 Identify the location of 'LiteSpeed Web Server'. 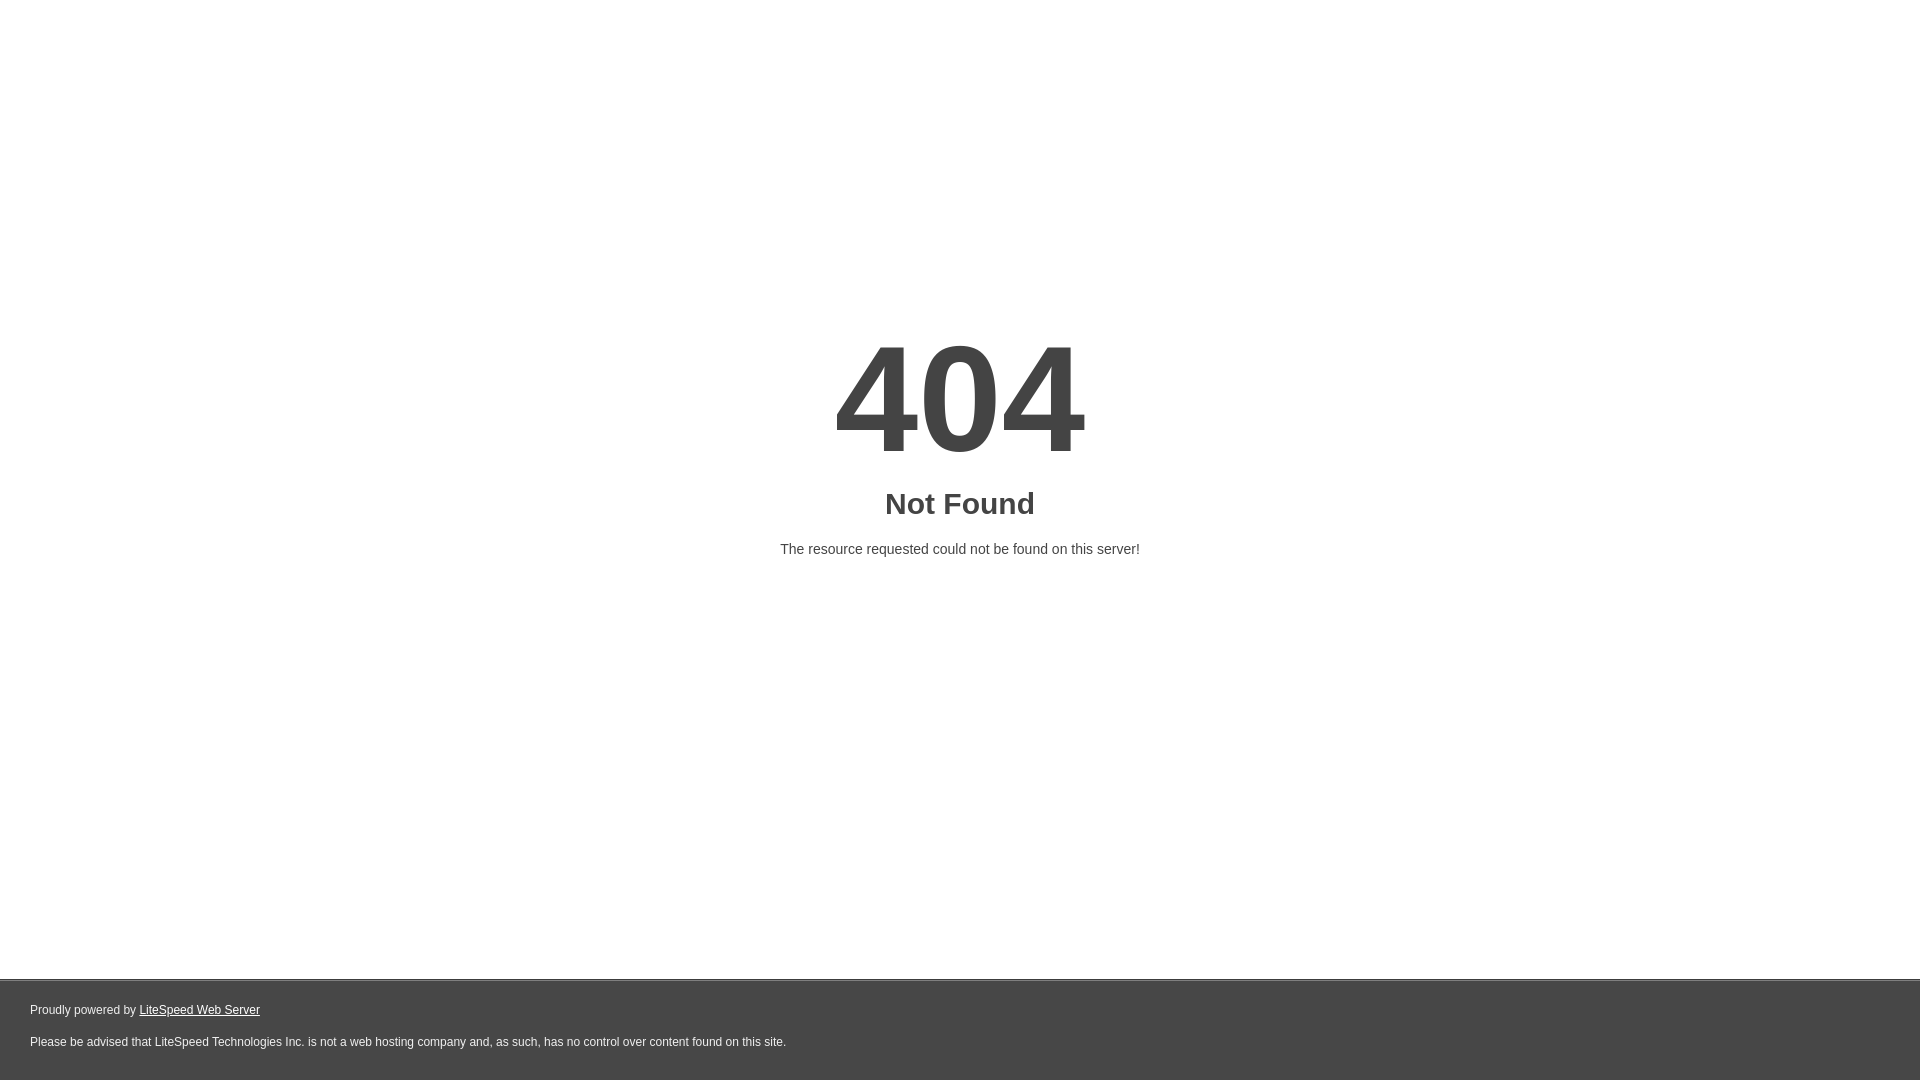
(199, 1010).